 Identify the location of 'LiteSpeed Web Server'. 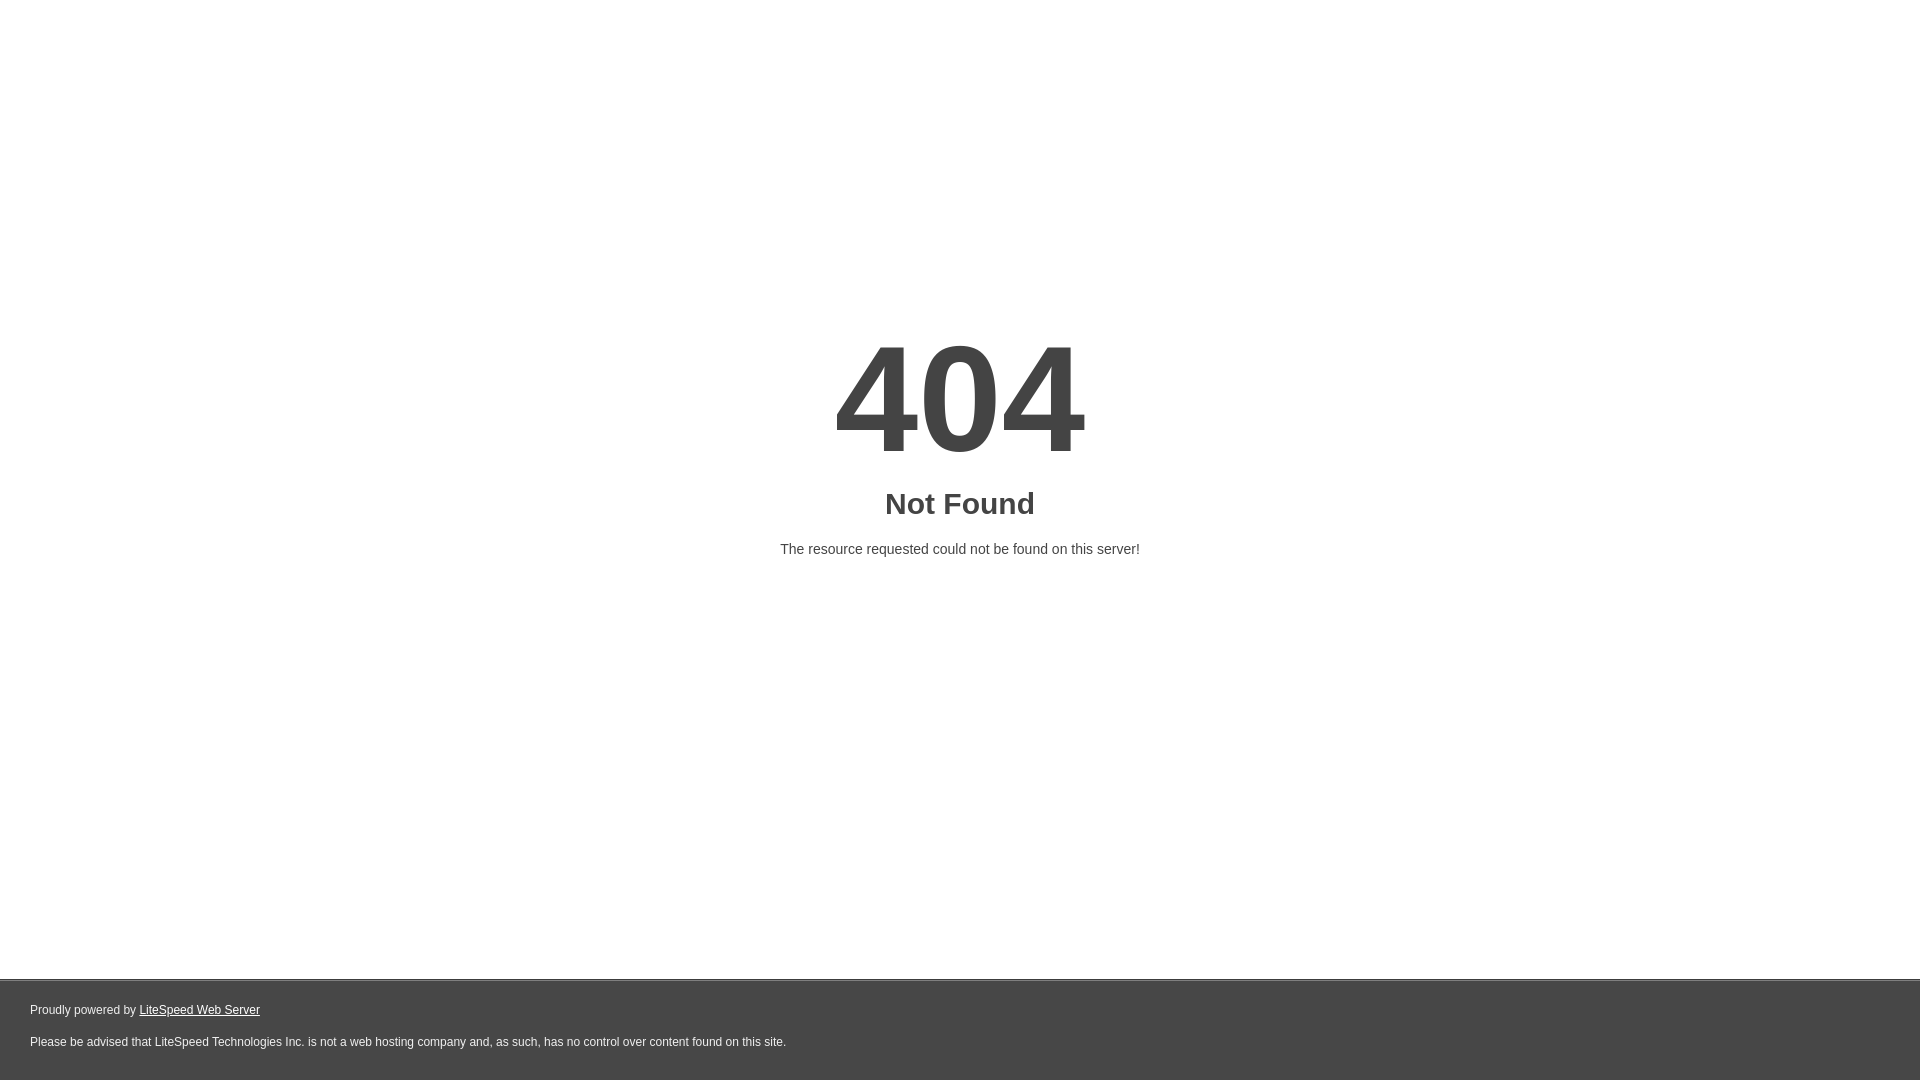
(199, 1010).